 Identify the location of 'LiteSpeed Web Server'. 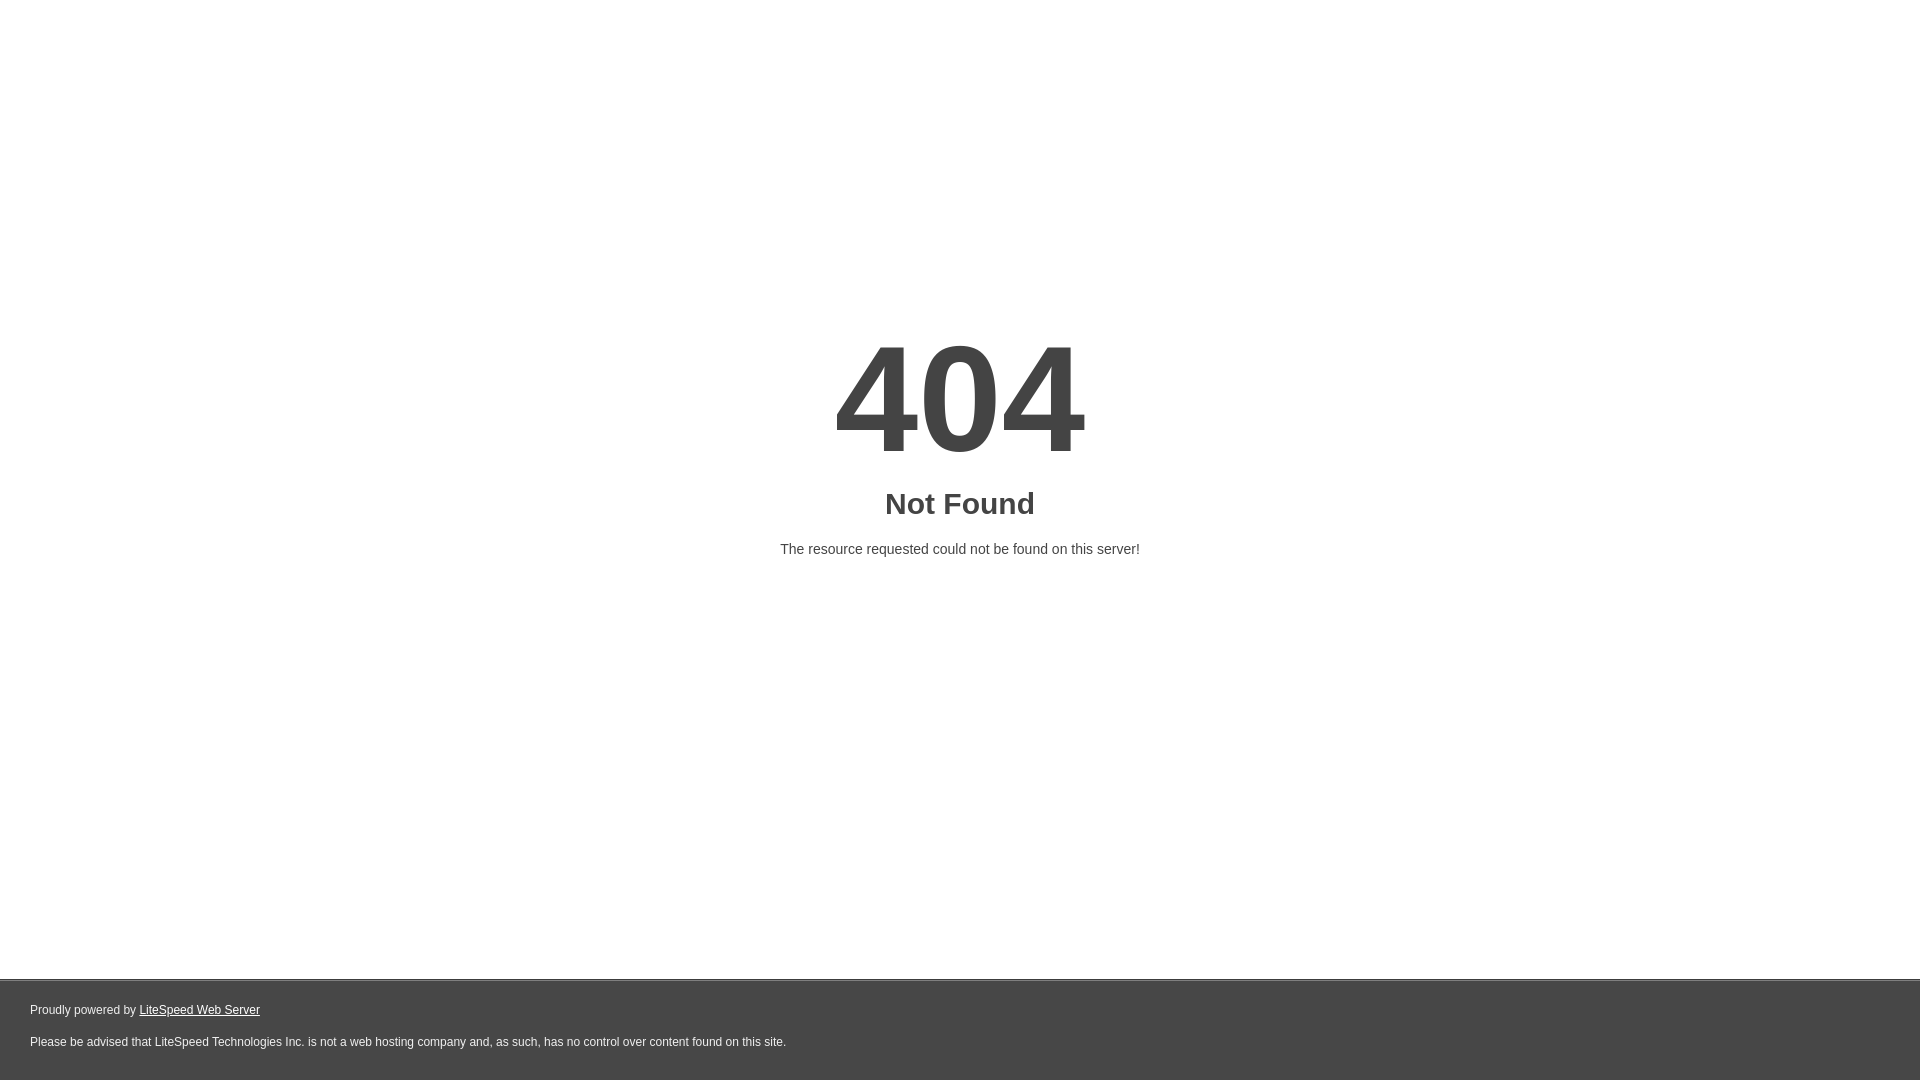
(199, 1010).